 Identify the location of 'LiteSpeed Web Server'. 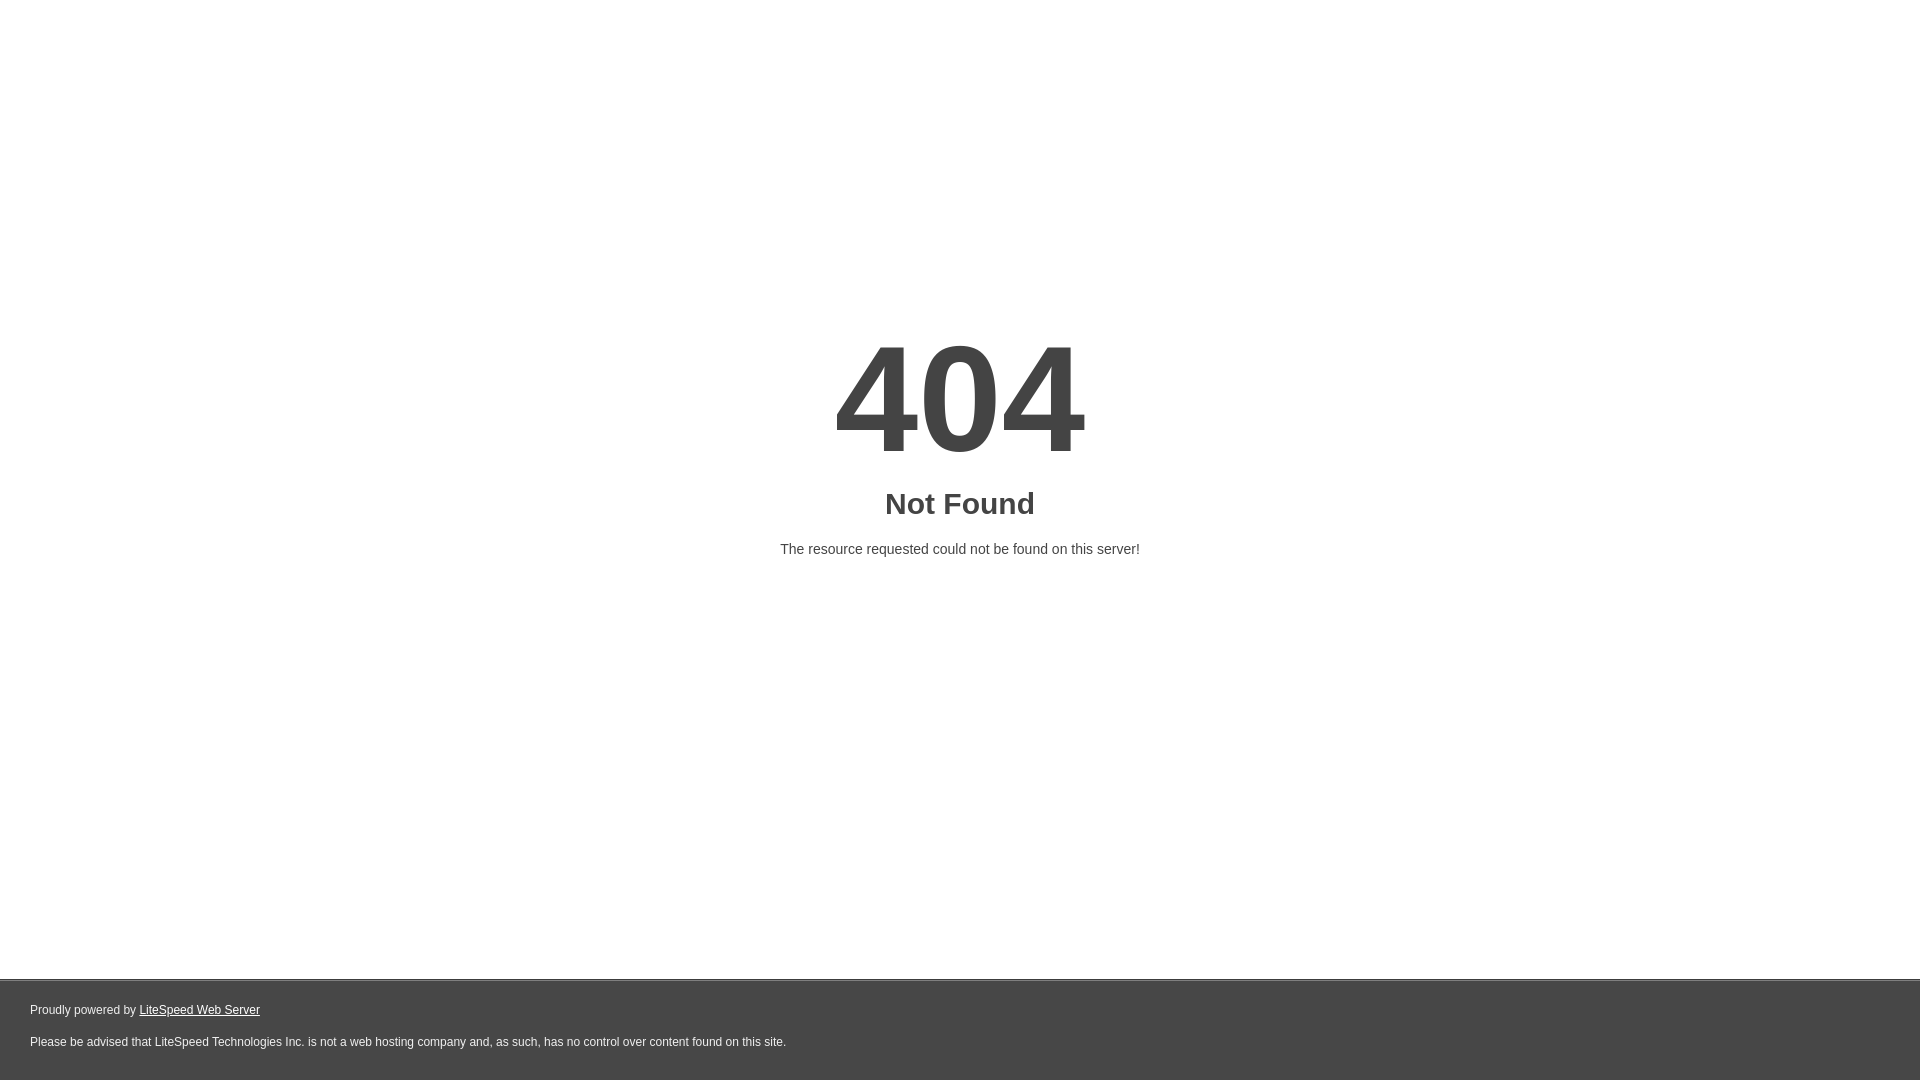
(199, 1010).